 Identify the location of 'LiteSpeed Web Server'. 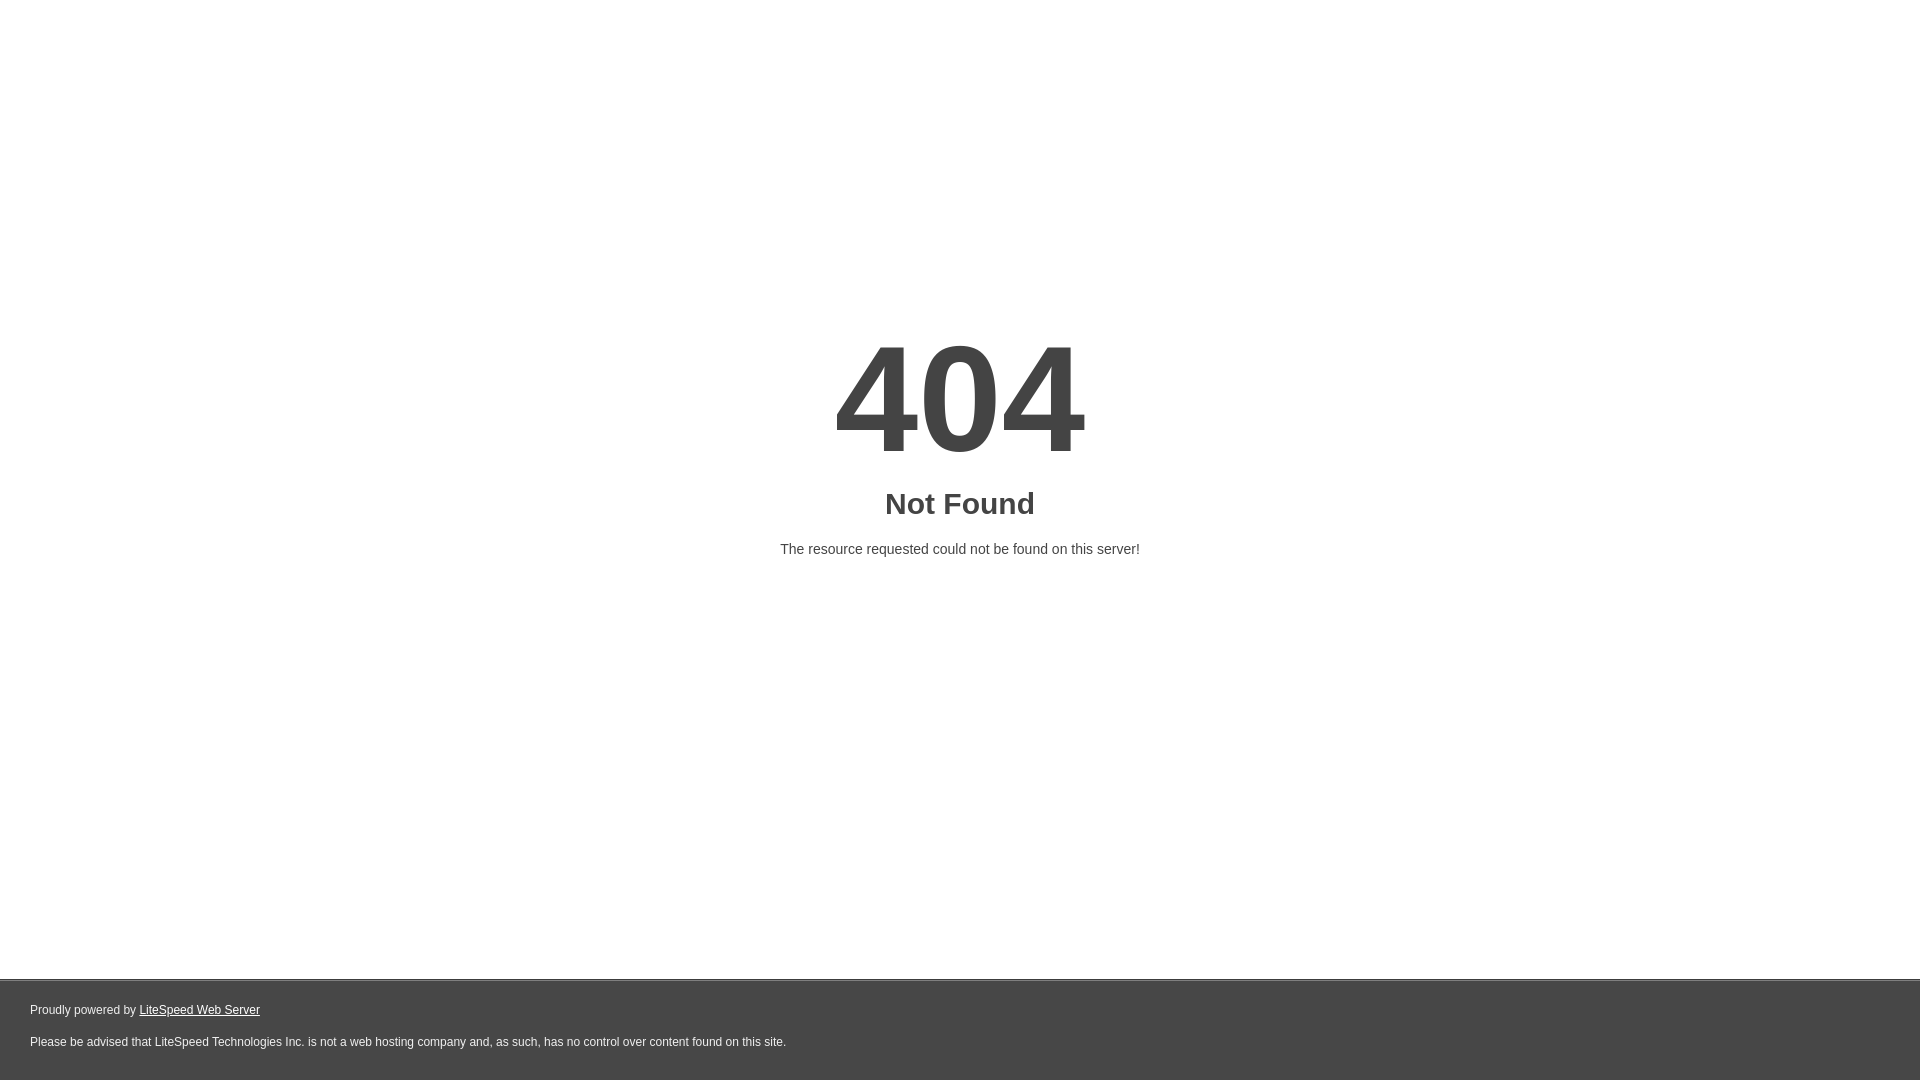
(199, 1010).